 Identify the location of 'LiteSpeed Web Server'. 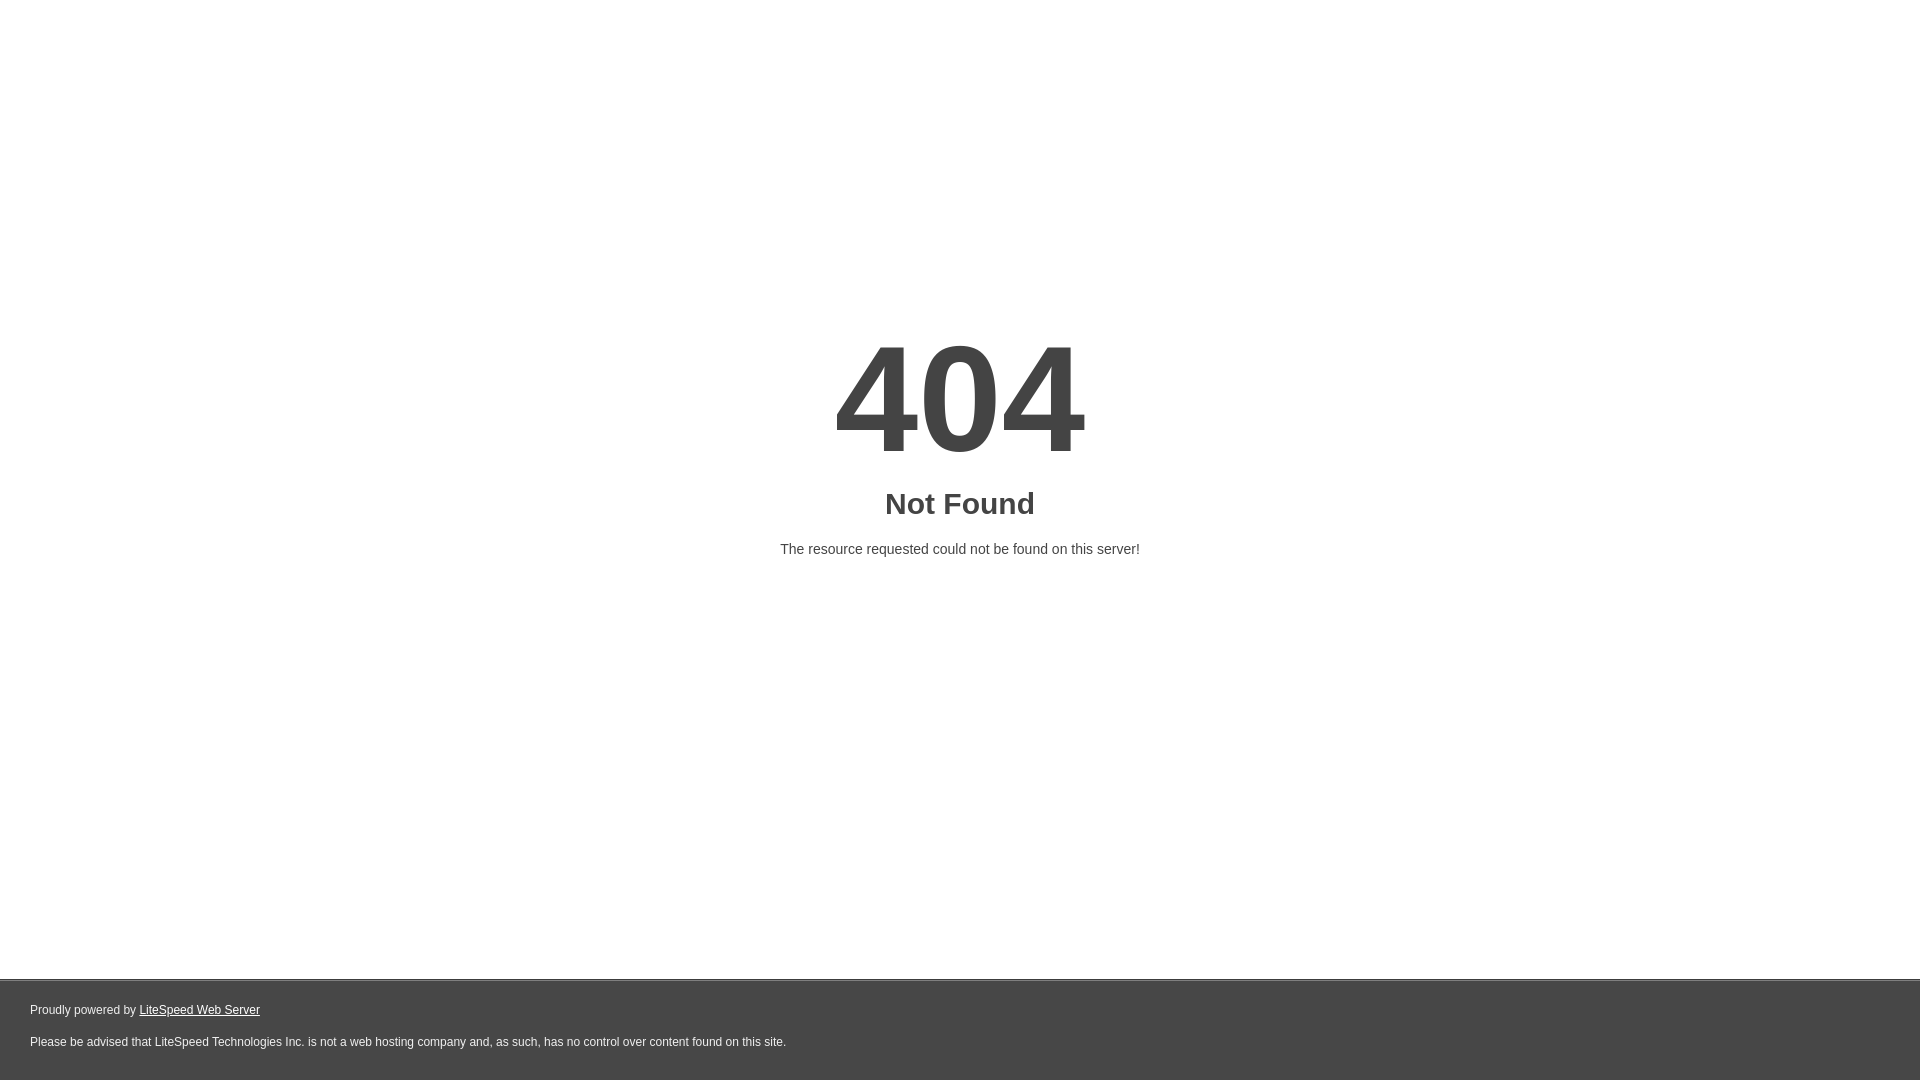
(199, 1010).